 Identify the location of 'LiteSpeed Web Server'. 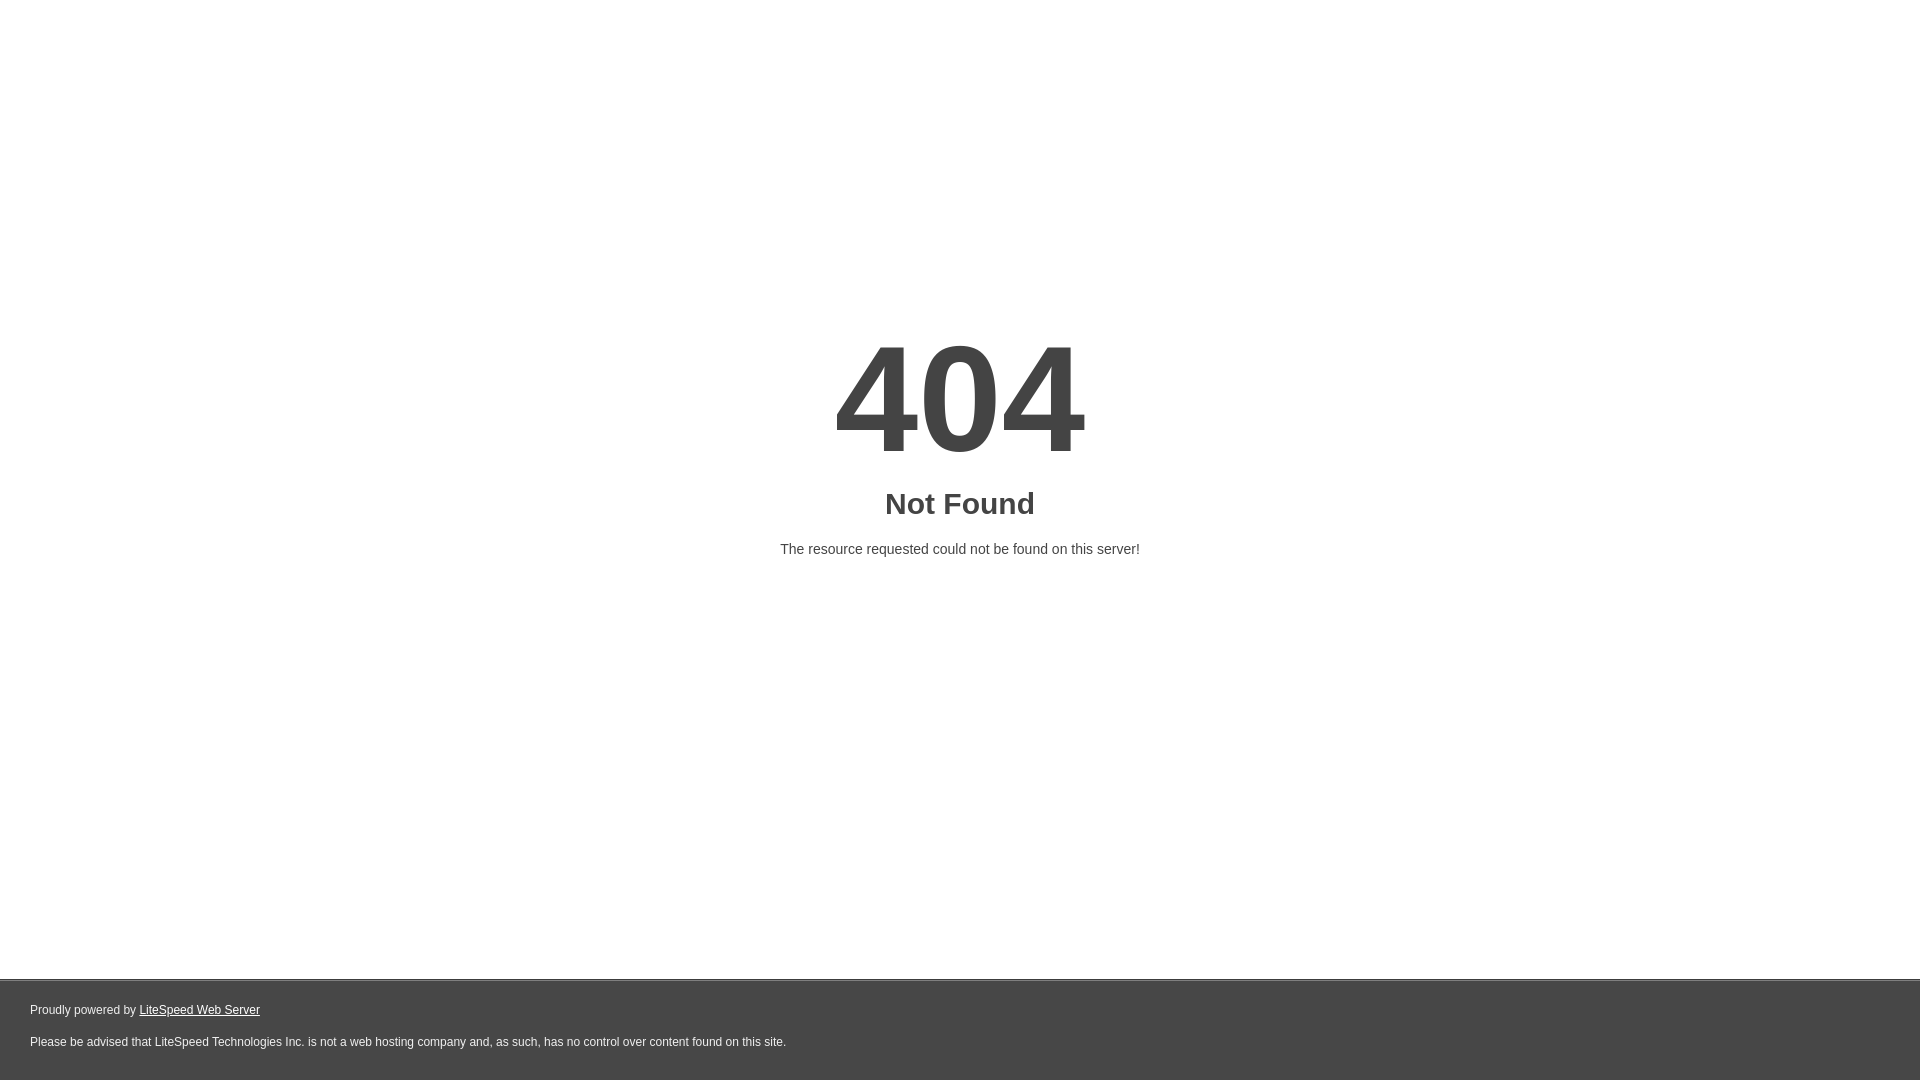
(199, 1010).